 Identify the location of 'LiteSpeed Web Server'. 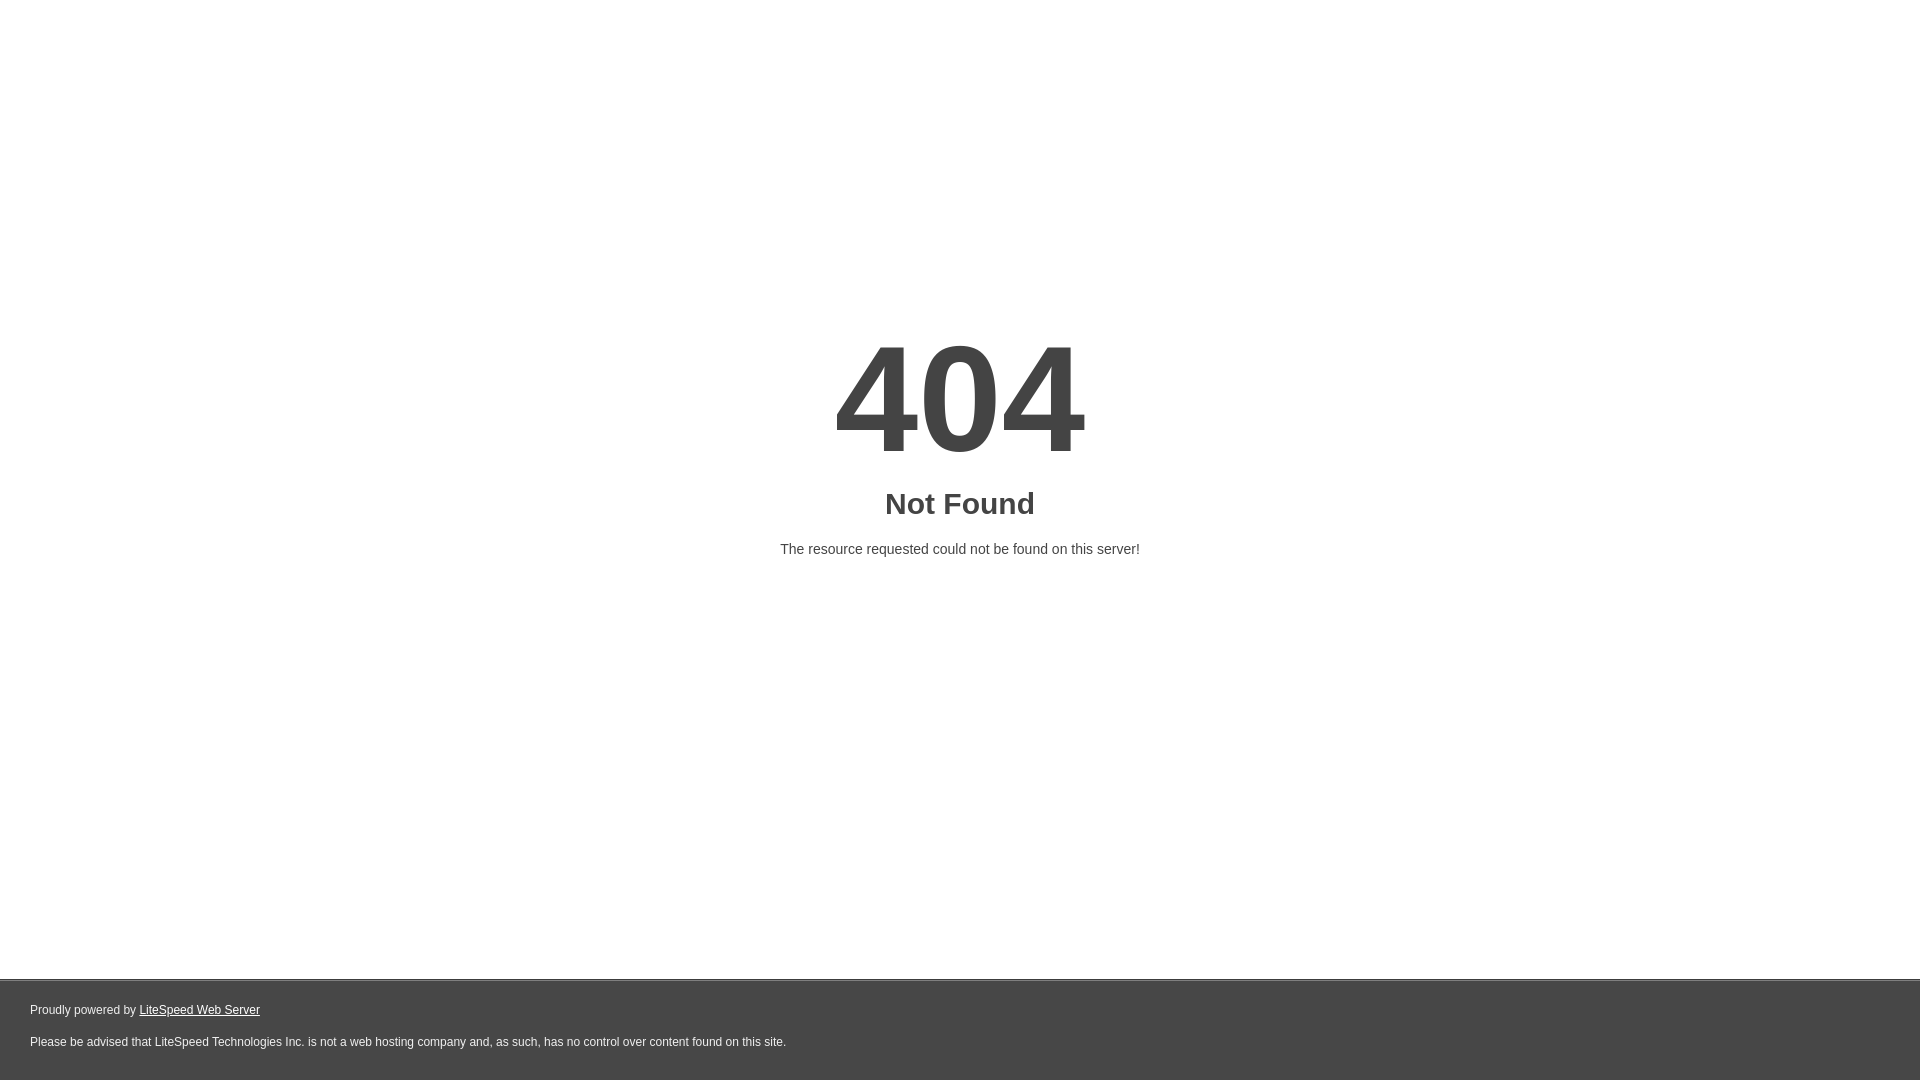
(199, 1010).